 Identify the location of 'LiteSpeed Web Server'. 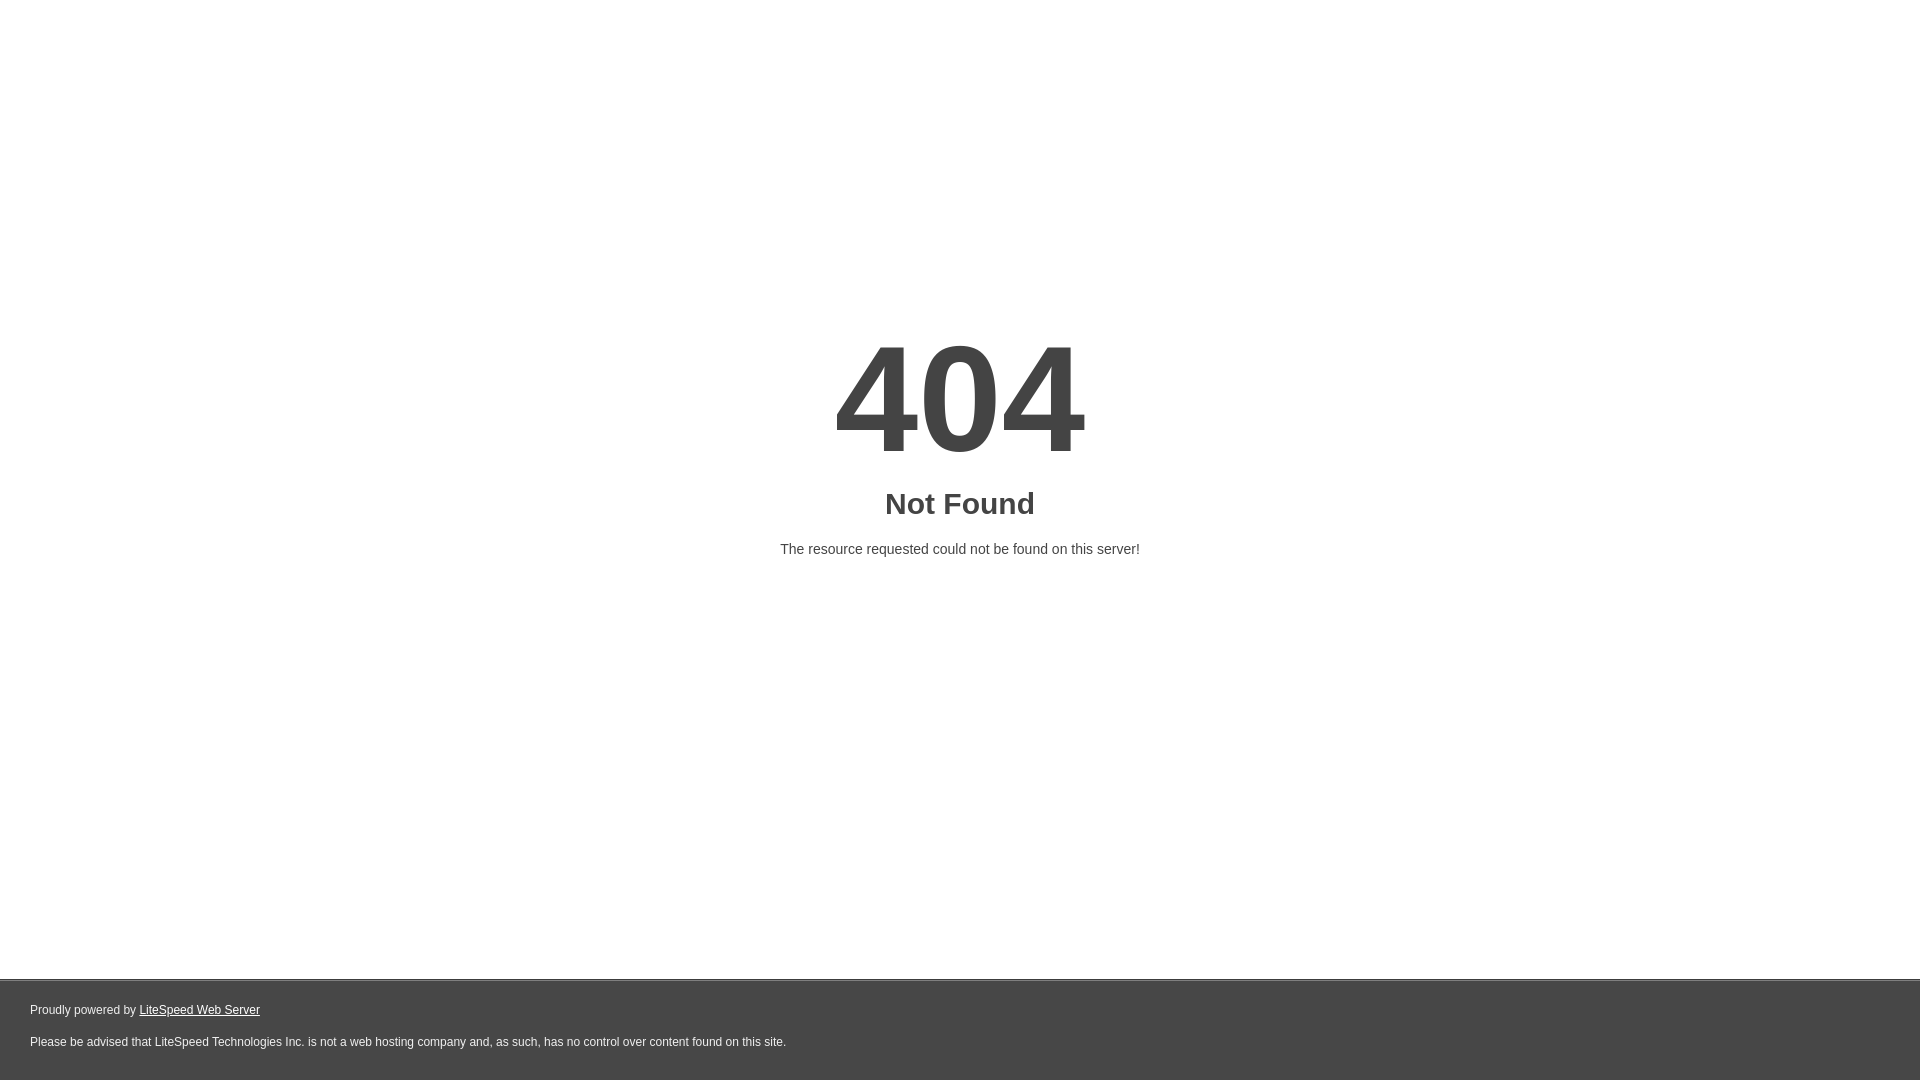
(199, 1010).